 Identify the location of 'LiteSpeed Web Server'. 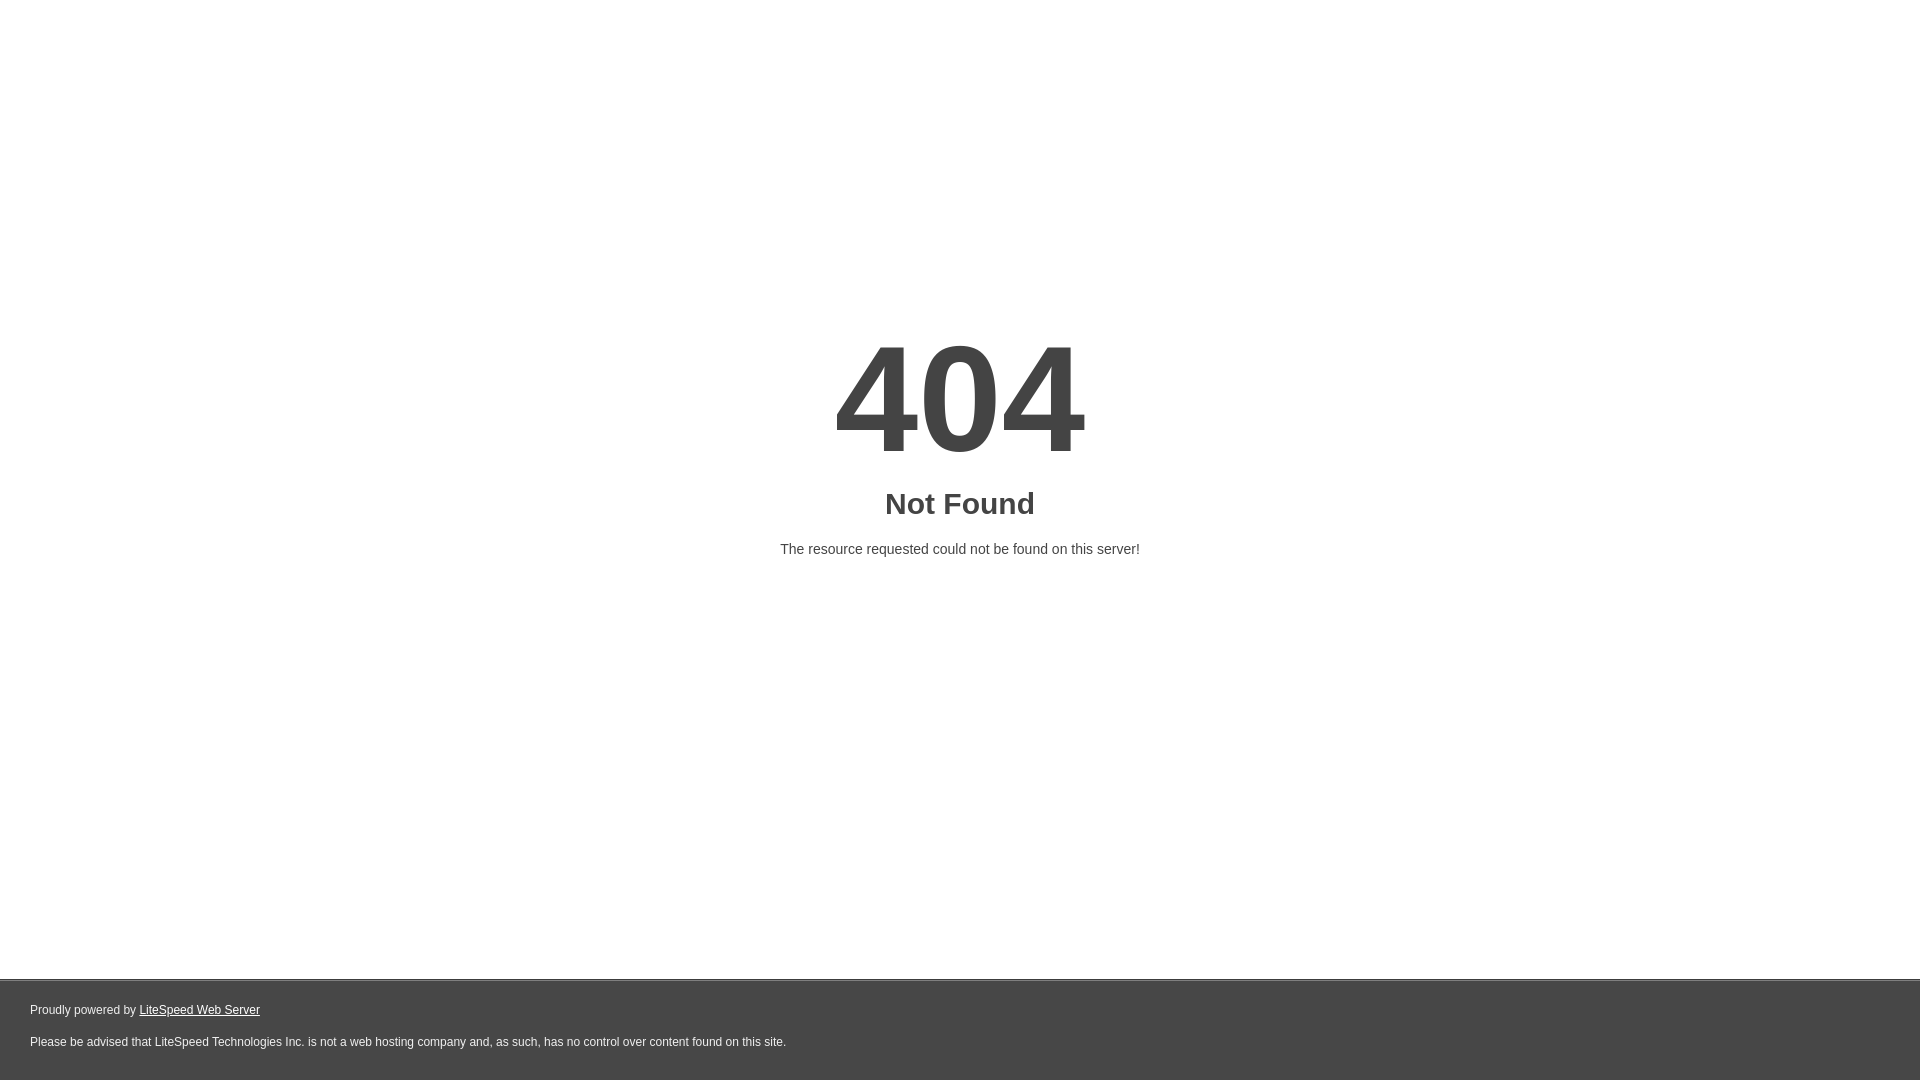
(199, 1010).